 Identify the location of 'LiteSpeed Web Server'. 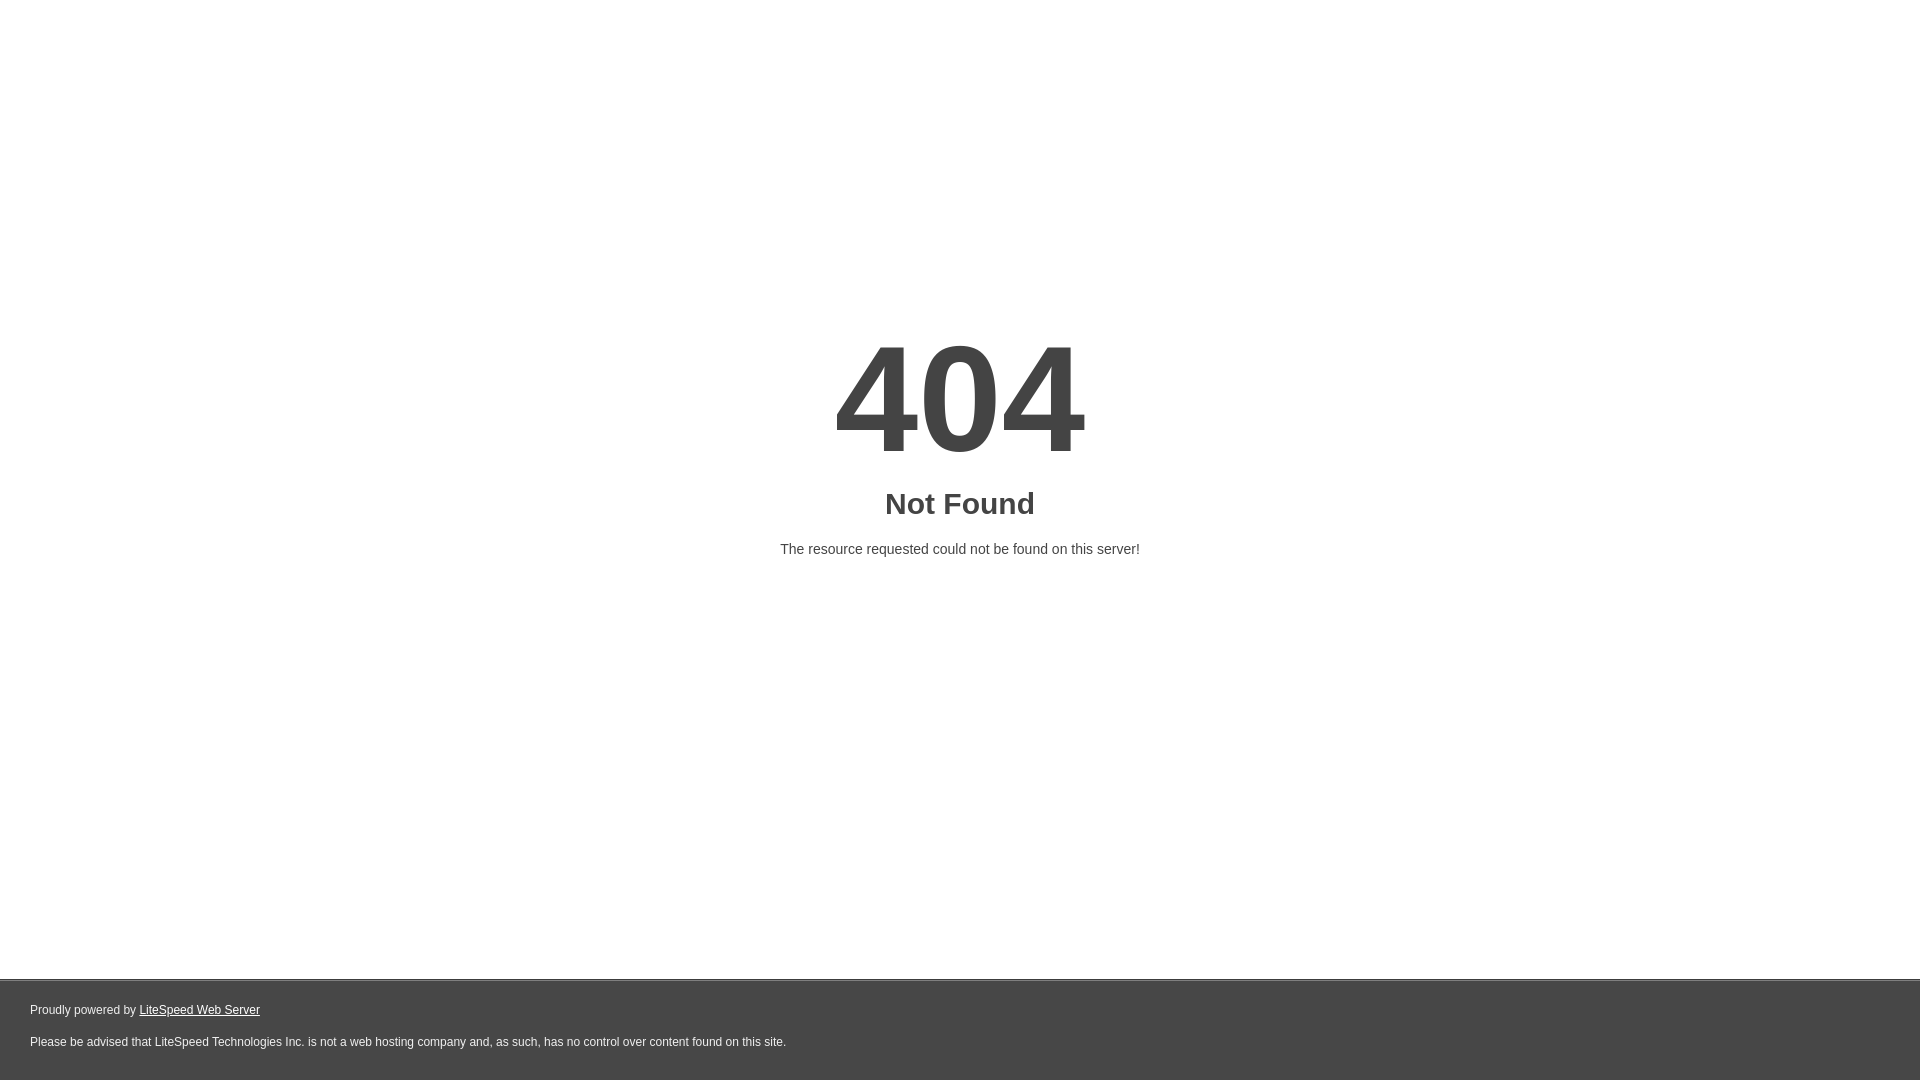
(199, 1010).